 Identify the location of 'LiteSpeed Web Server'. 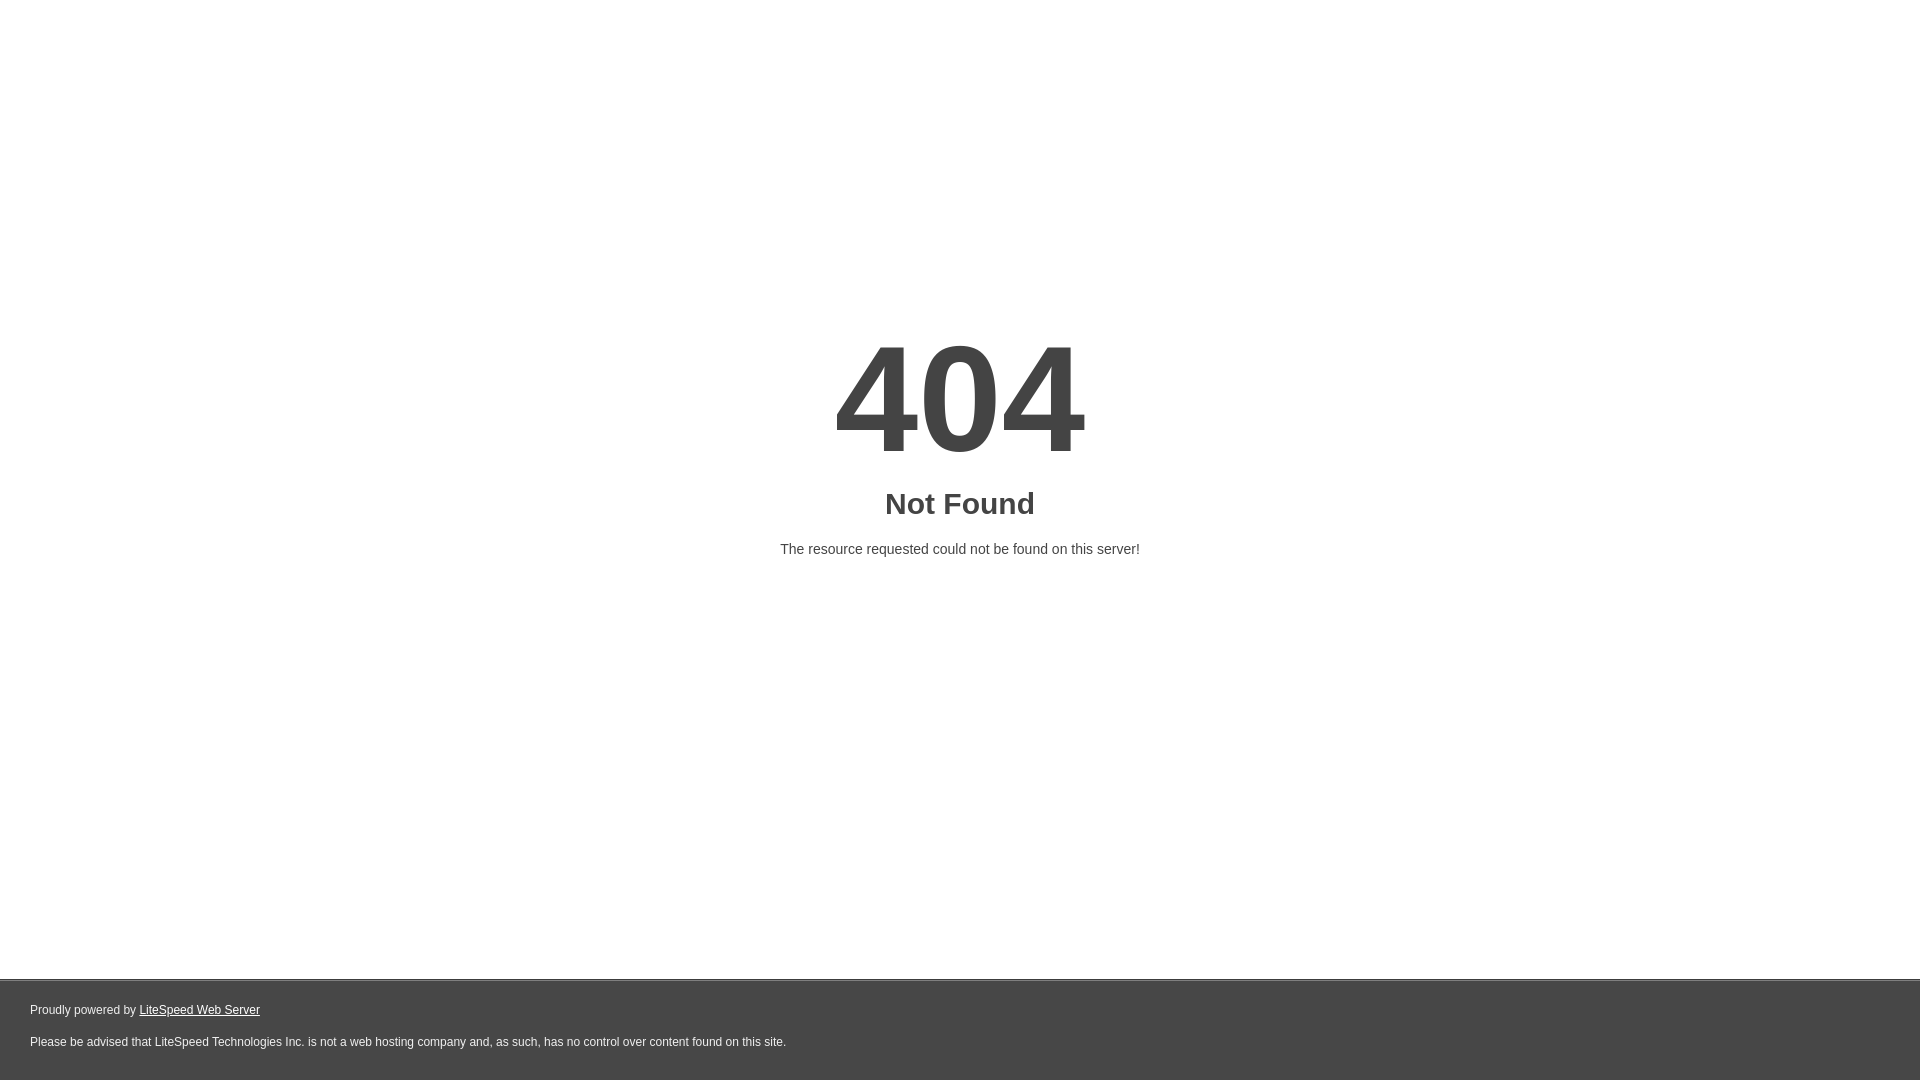
(199, 1010).